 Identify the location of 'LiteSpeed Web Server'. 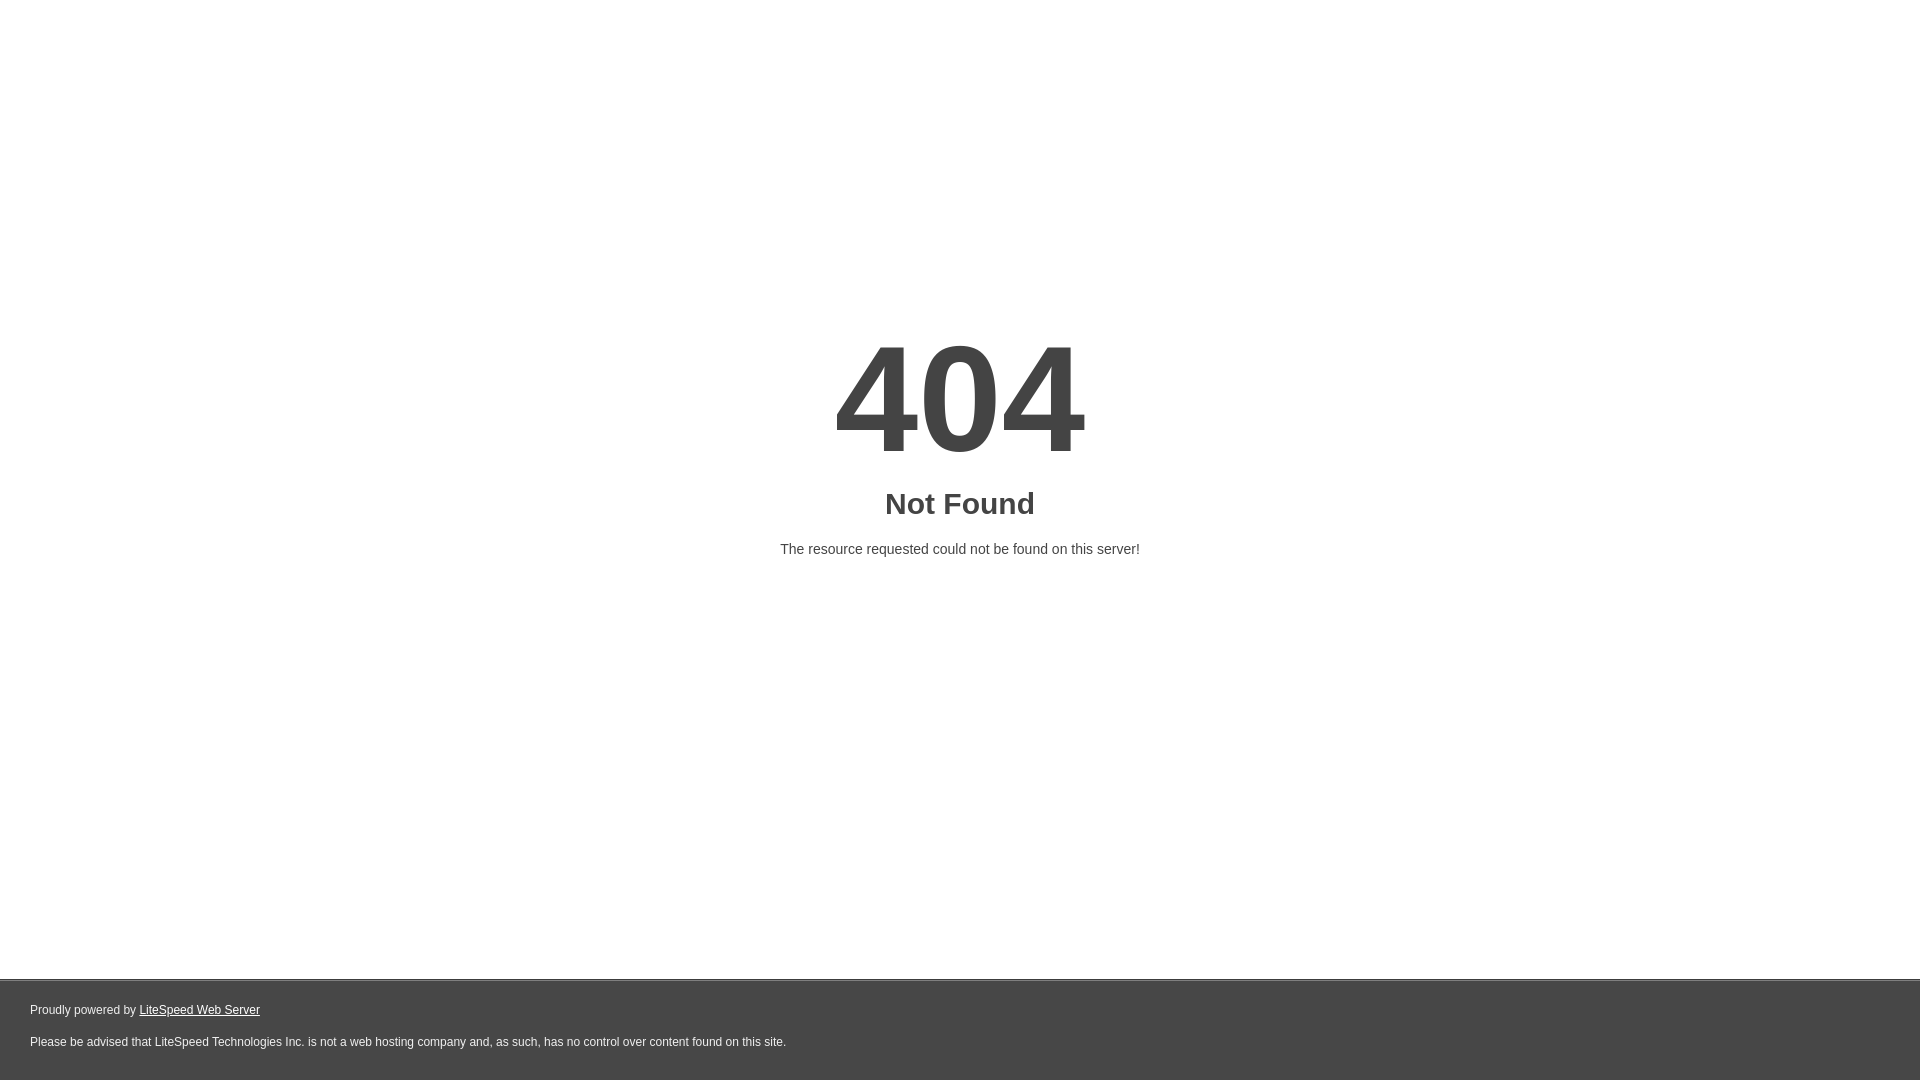
(199, 1010).